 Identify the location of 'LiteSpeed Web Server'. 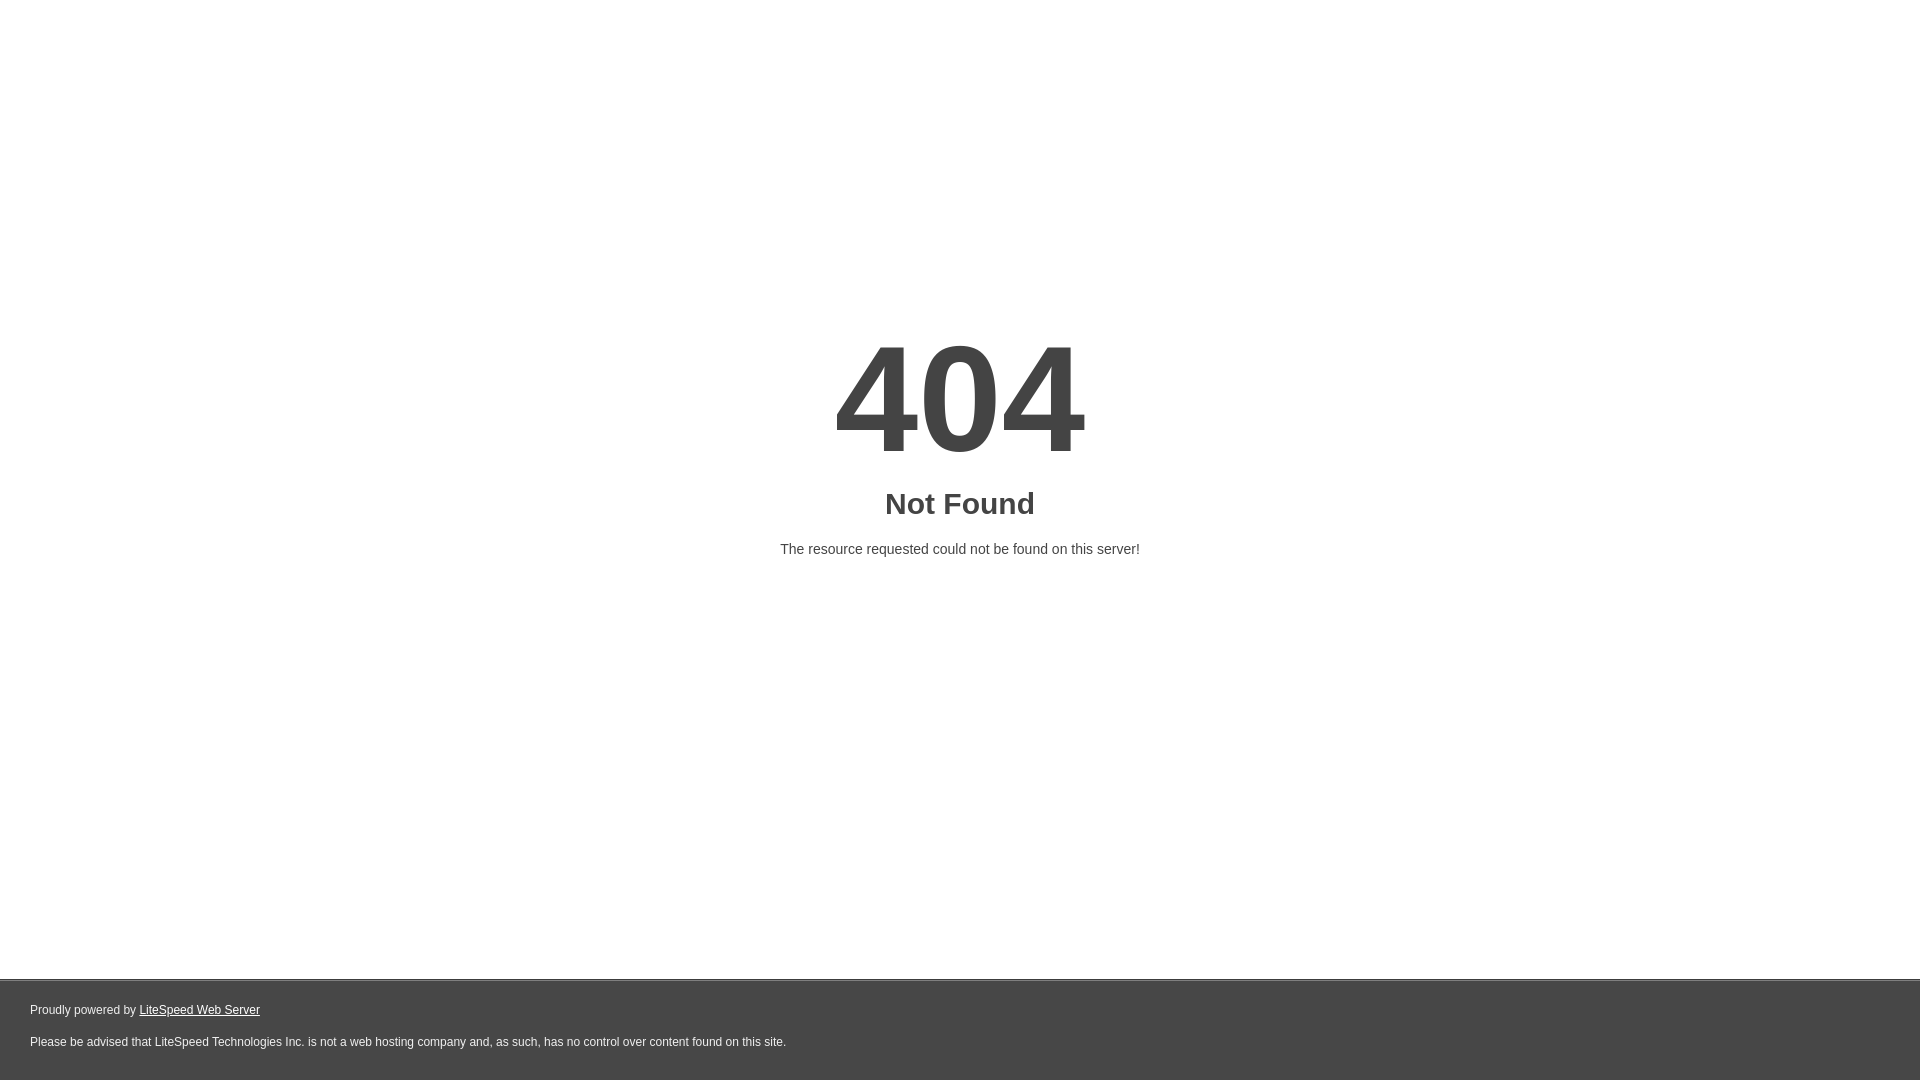
(199, 1010).